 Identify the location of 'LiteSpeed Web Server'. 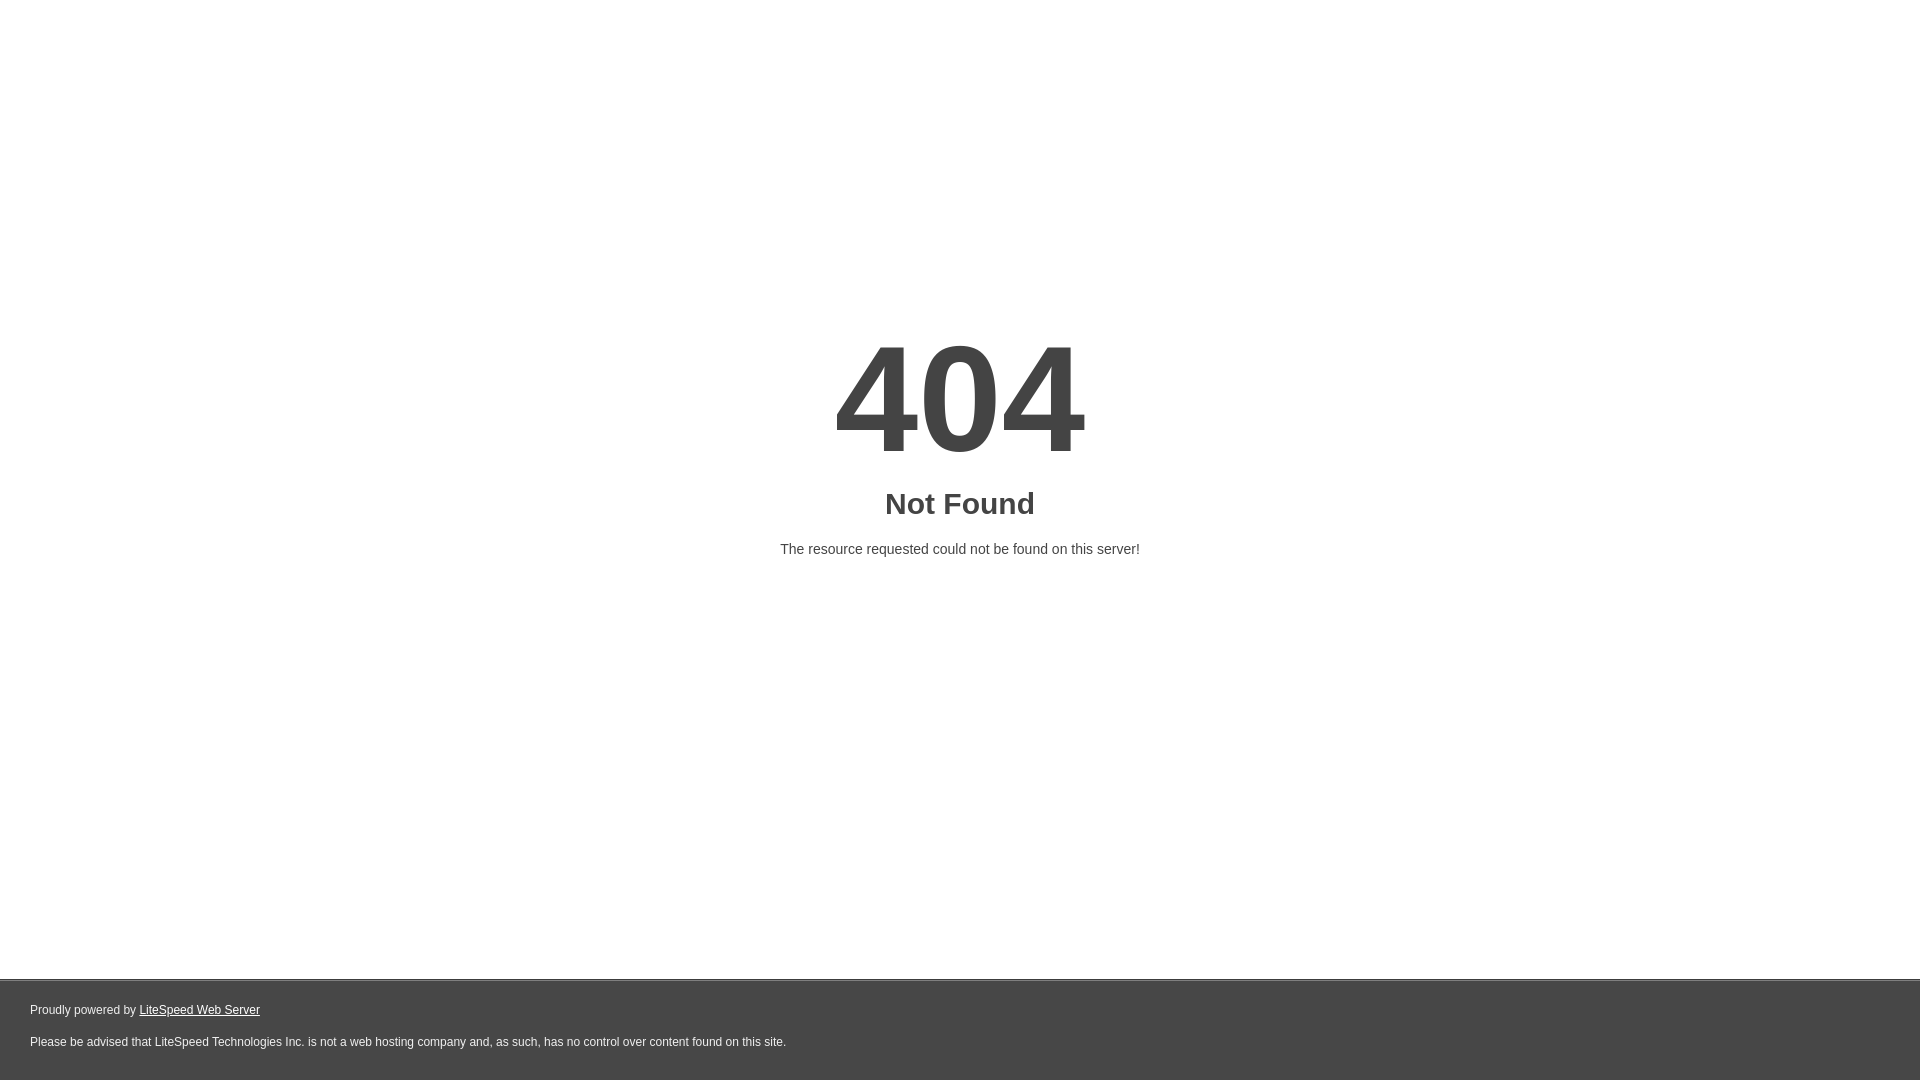
(199, 1010).